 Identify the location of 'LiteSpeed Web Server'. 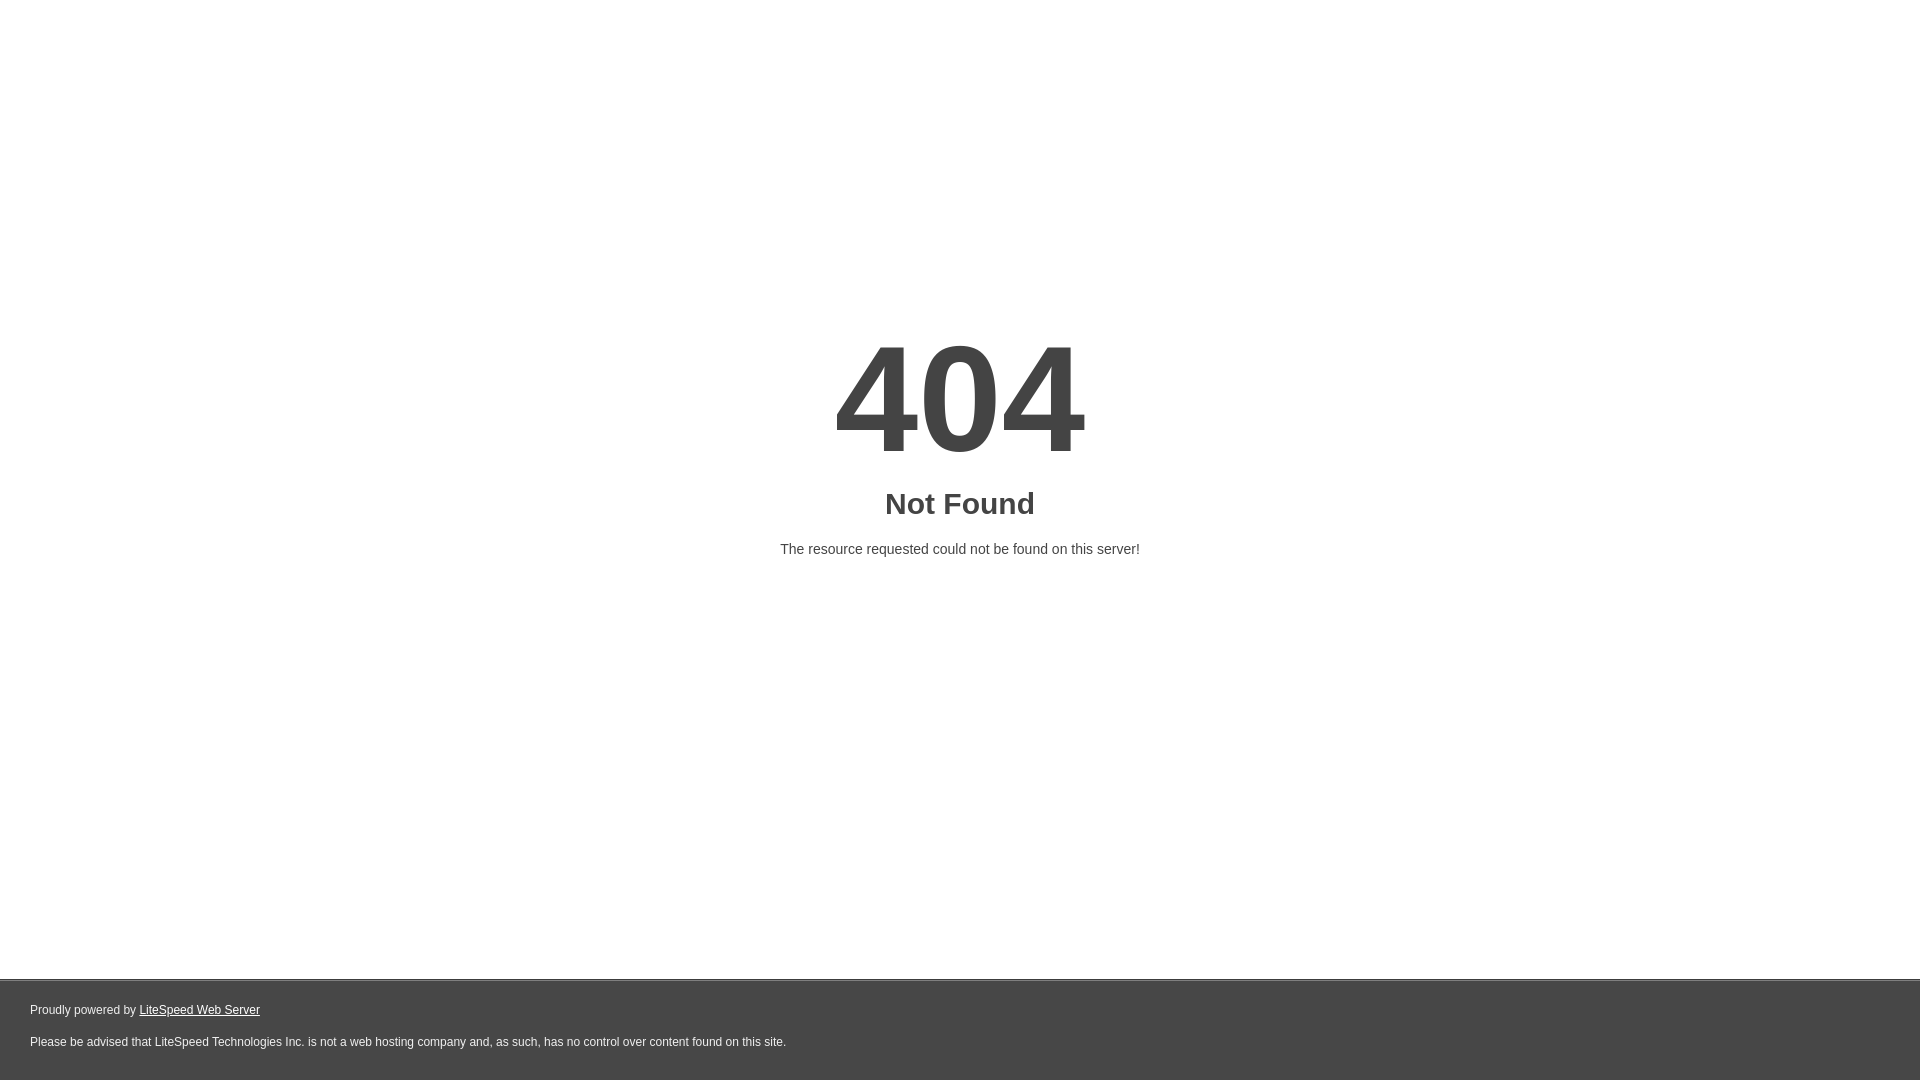
(199, 1010).